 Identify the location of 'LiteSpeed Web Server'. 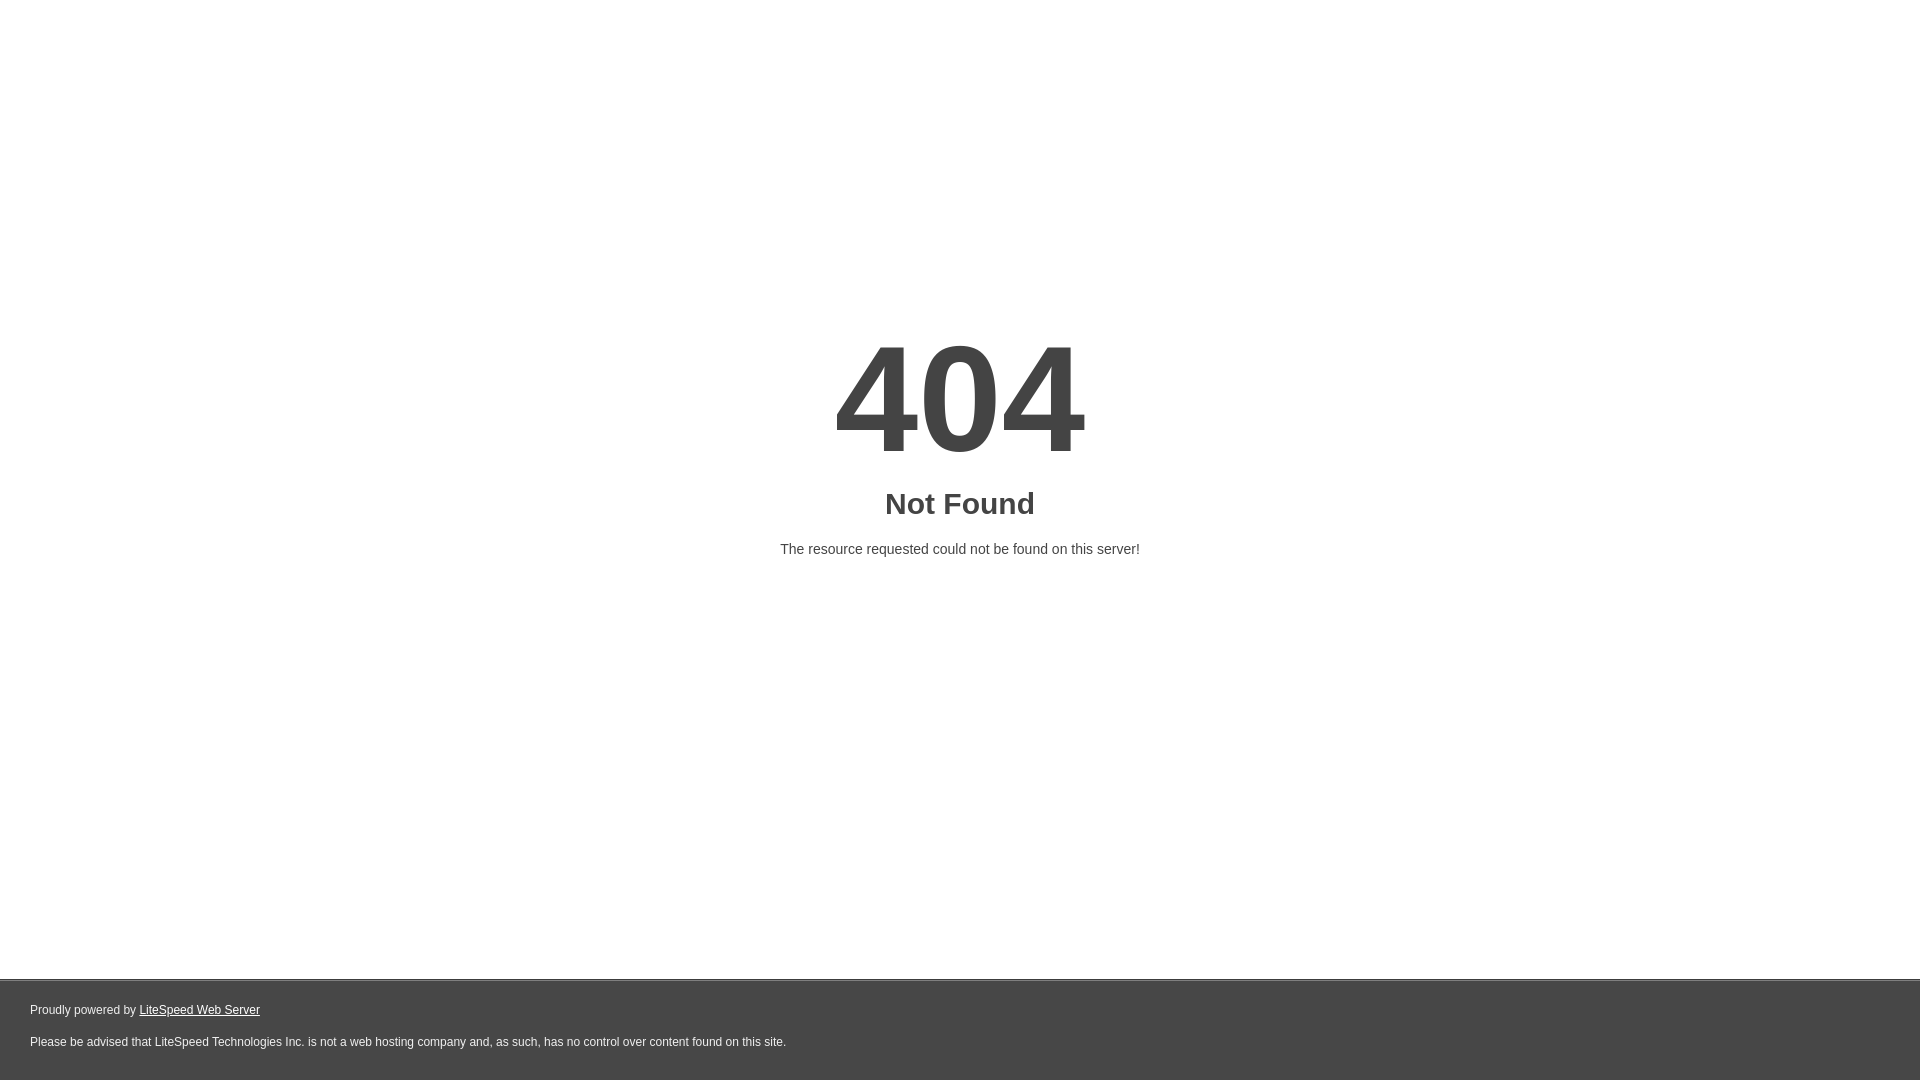
(199, 1010).